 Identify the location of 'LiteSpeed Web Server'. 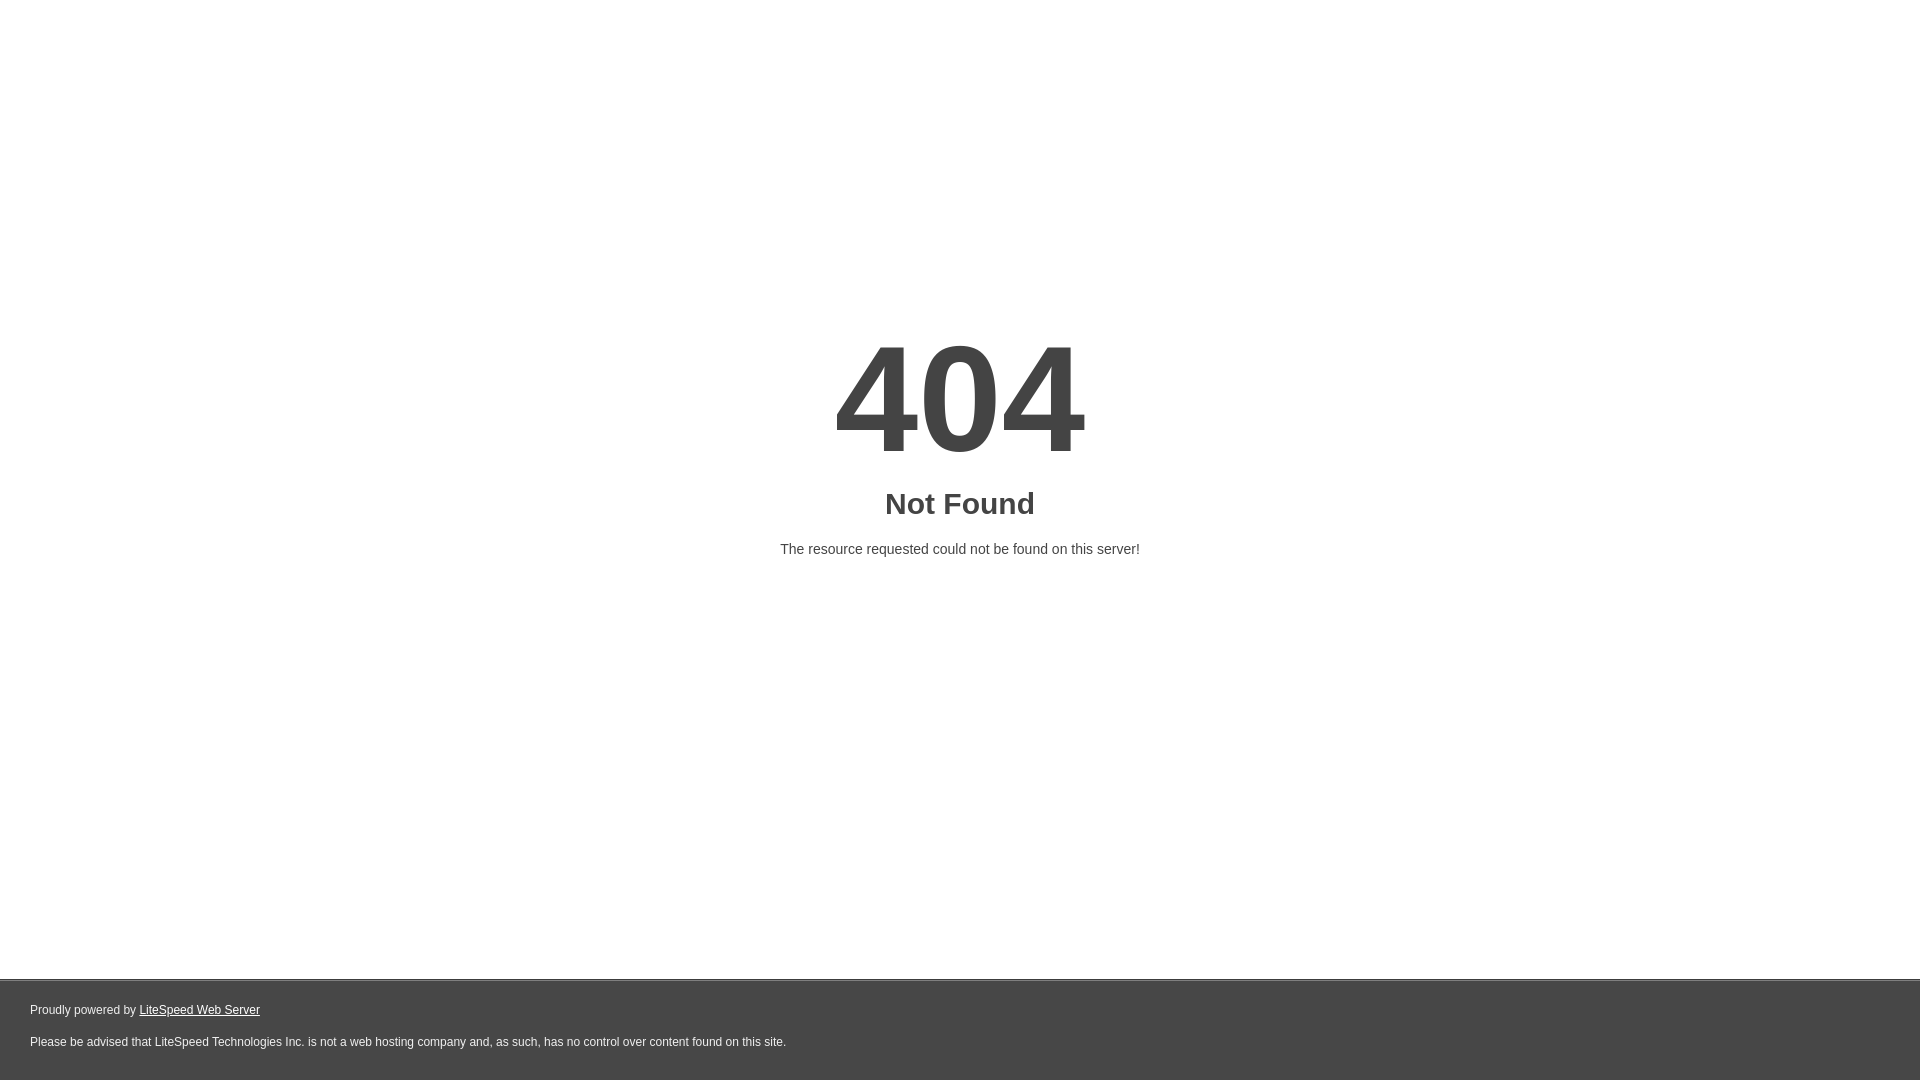
(199, 1010).